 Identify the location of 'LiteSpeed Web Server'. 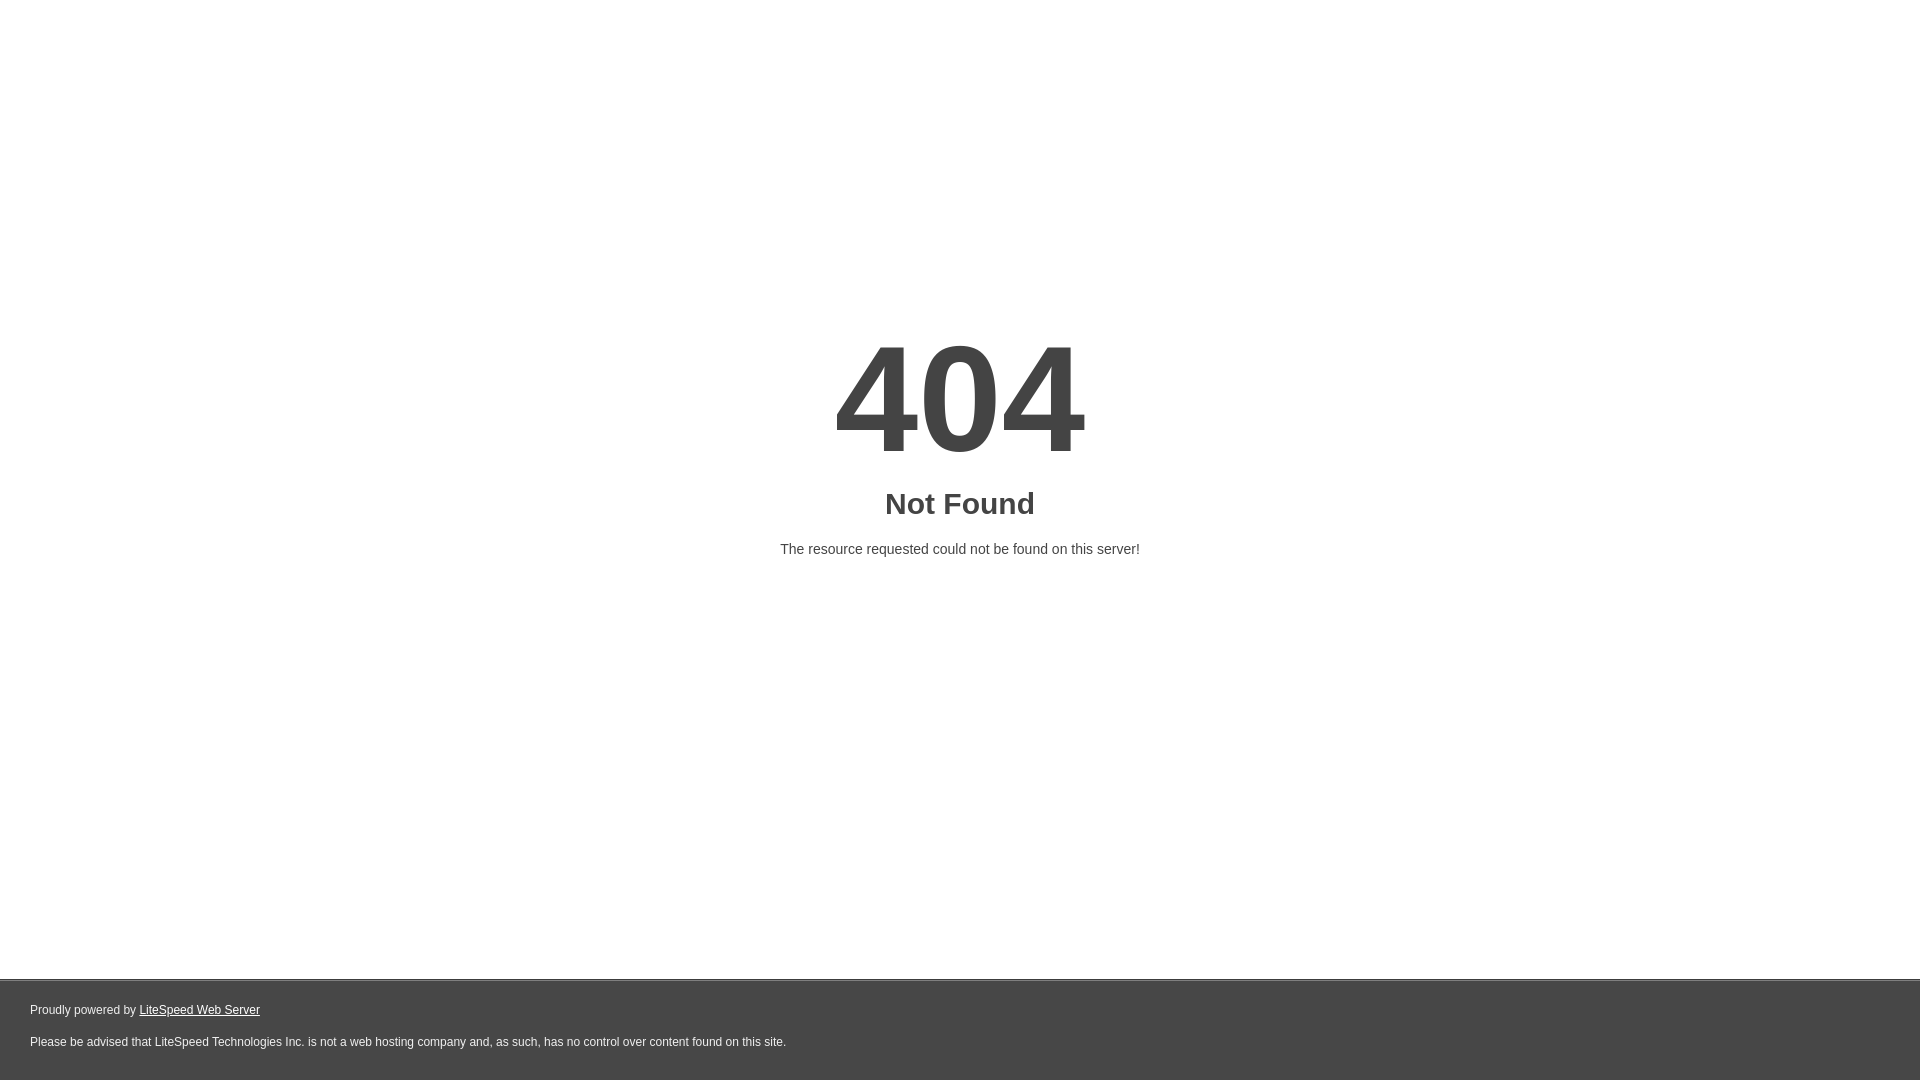
(199, 1010).